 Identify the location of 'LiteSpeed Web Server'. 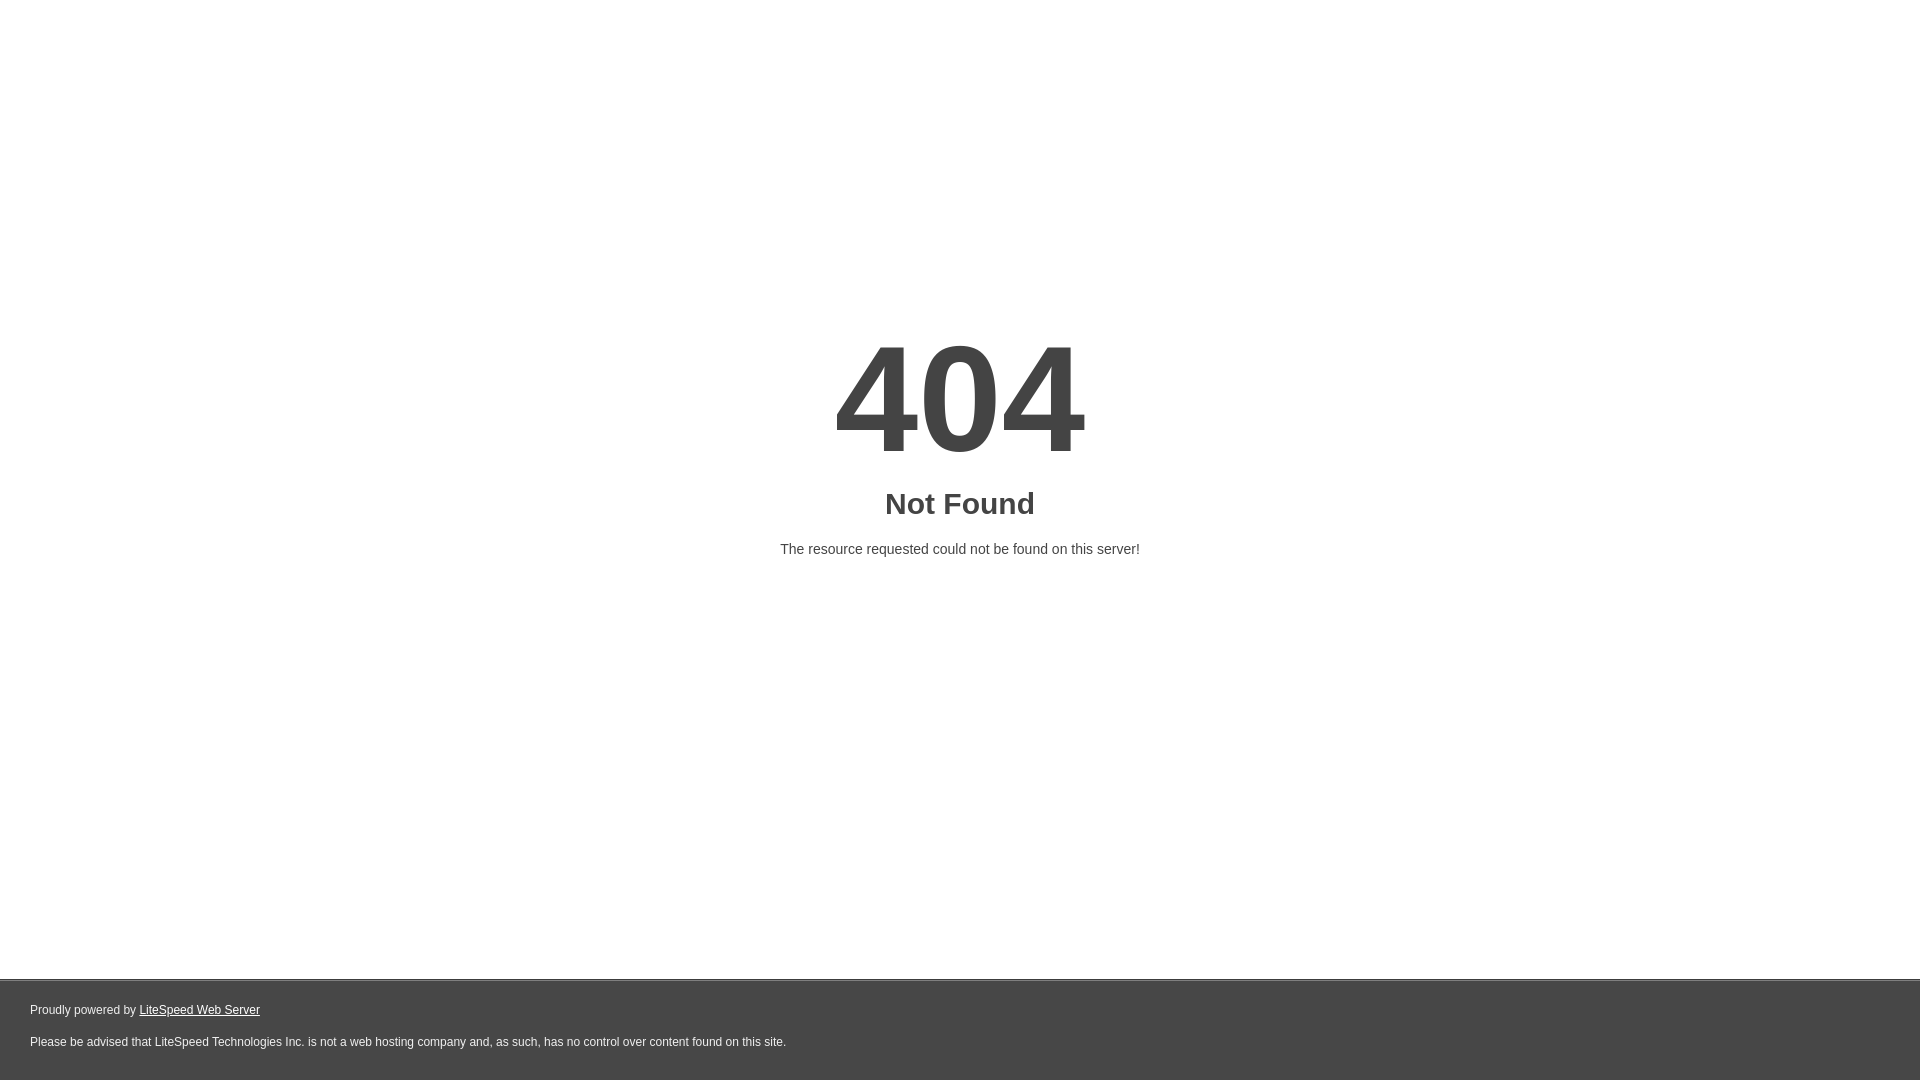
(199, 1010).